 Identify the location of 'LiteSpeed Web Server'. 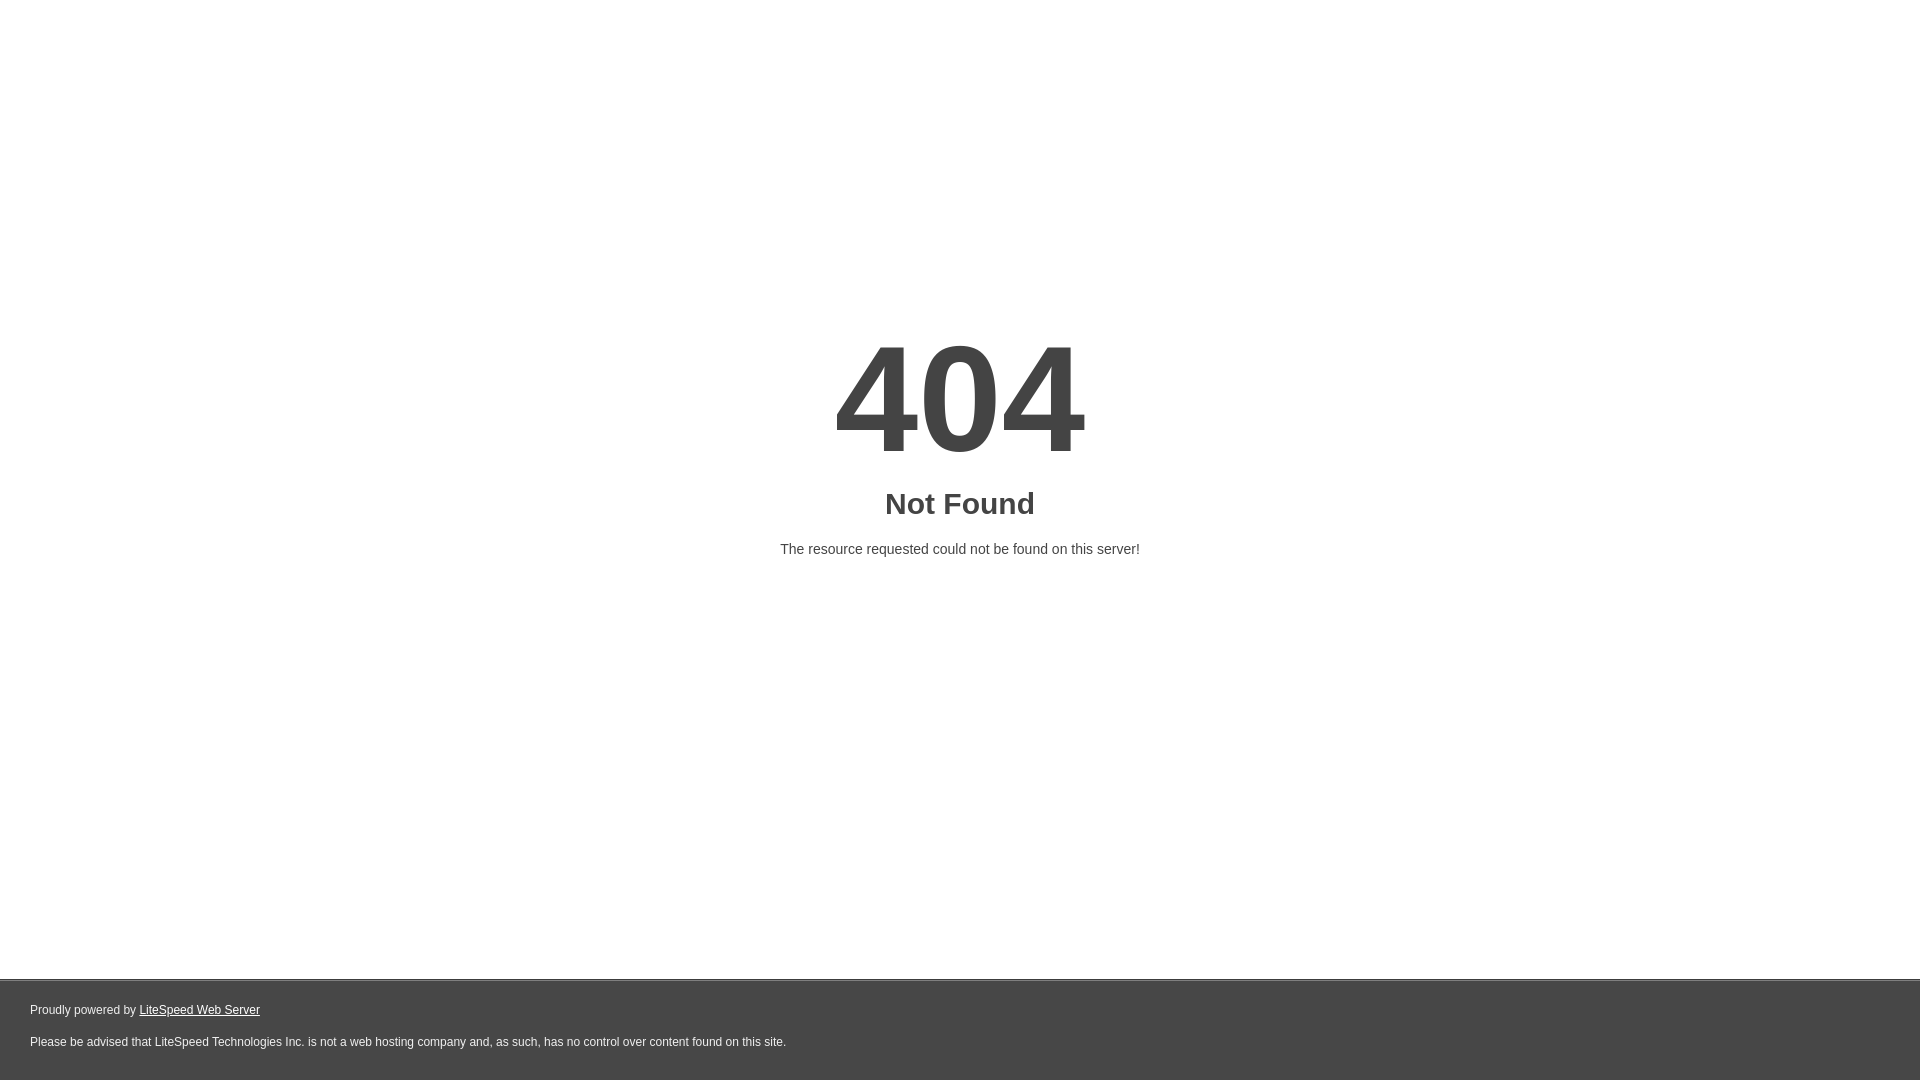
(199, 1010).